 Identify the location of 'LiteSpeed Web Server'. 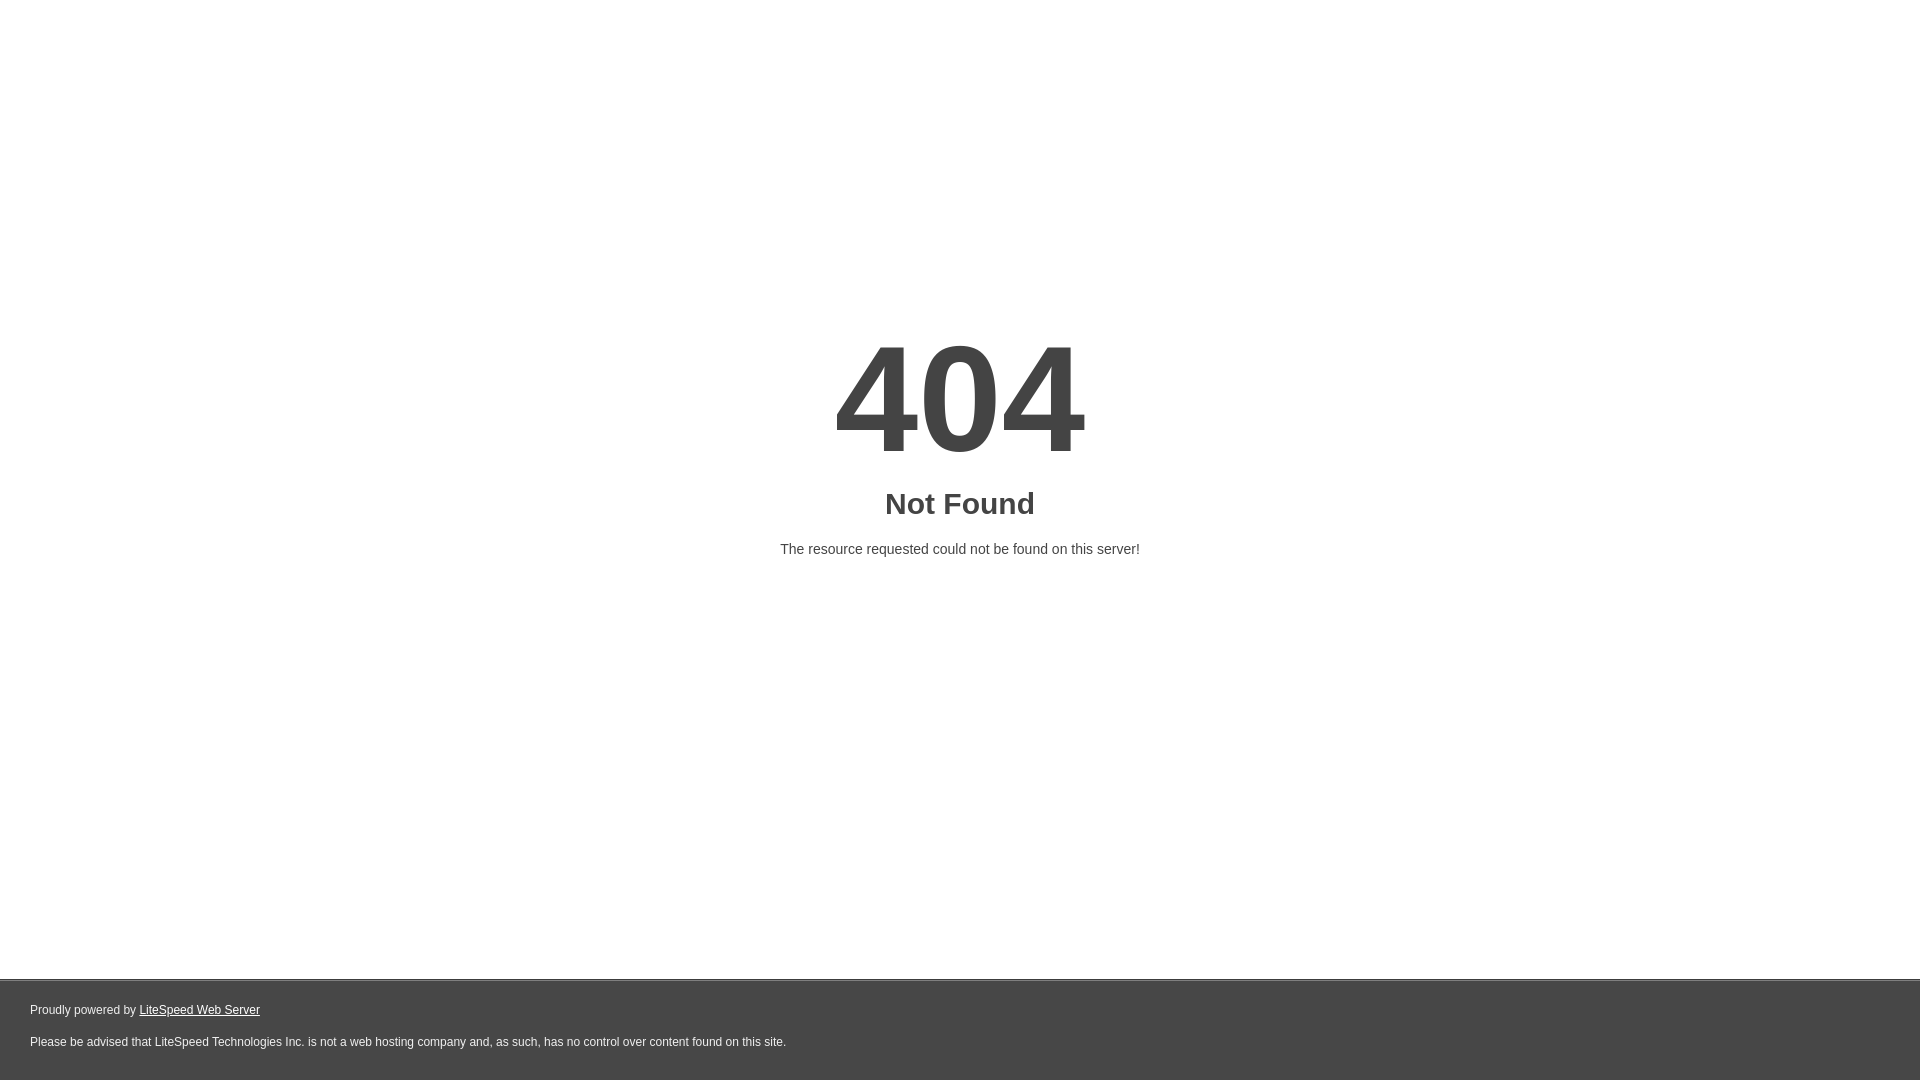
(199, 1010).